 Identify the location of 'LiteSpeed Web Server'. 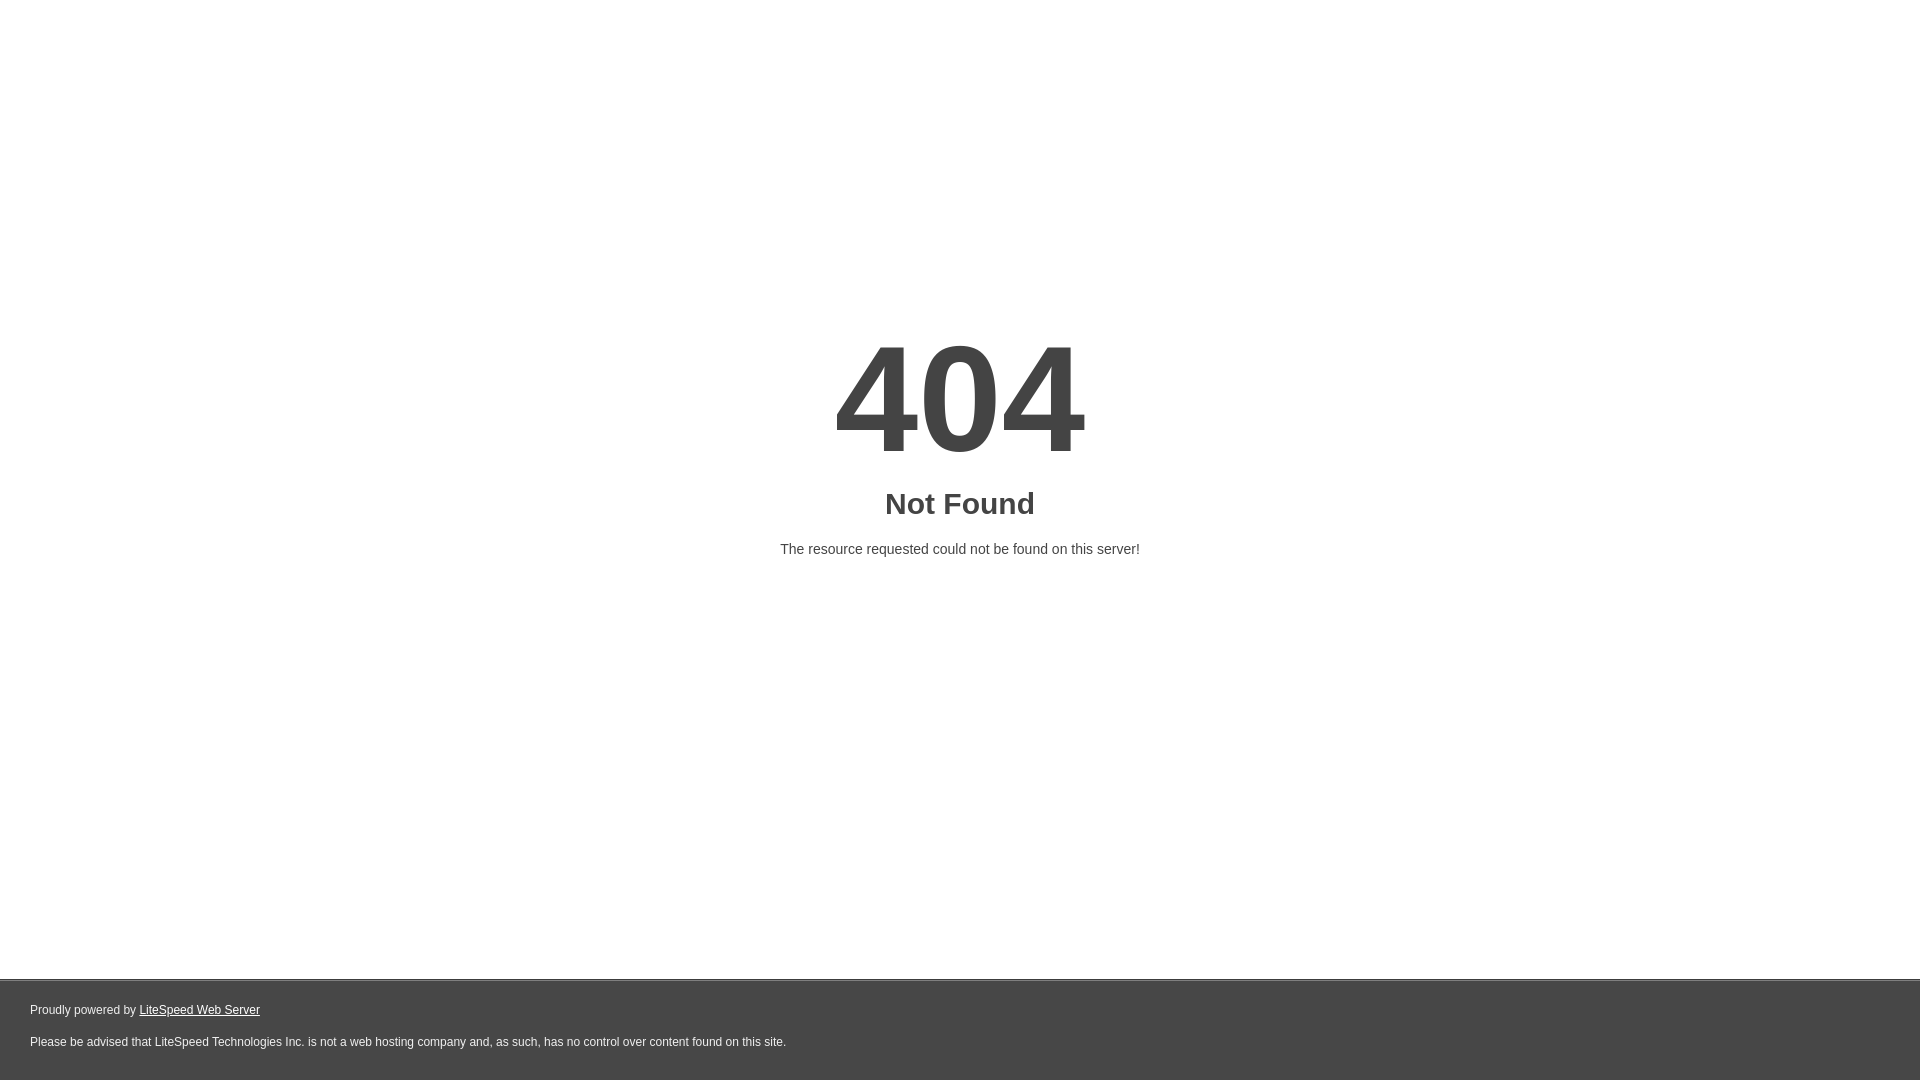
(199, 1010).